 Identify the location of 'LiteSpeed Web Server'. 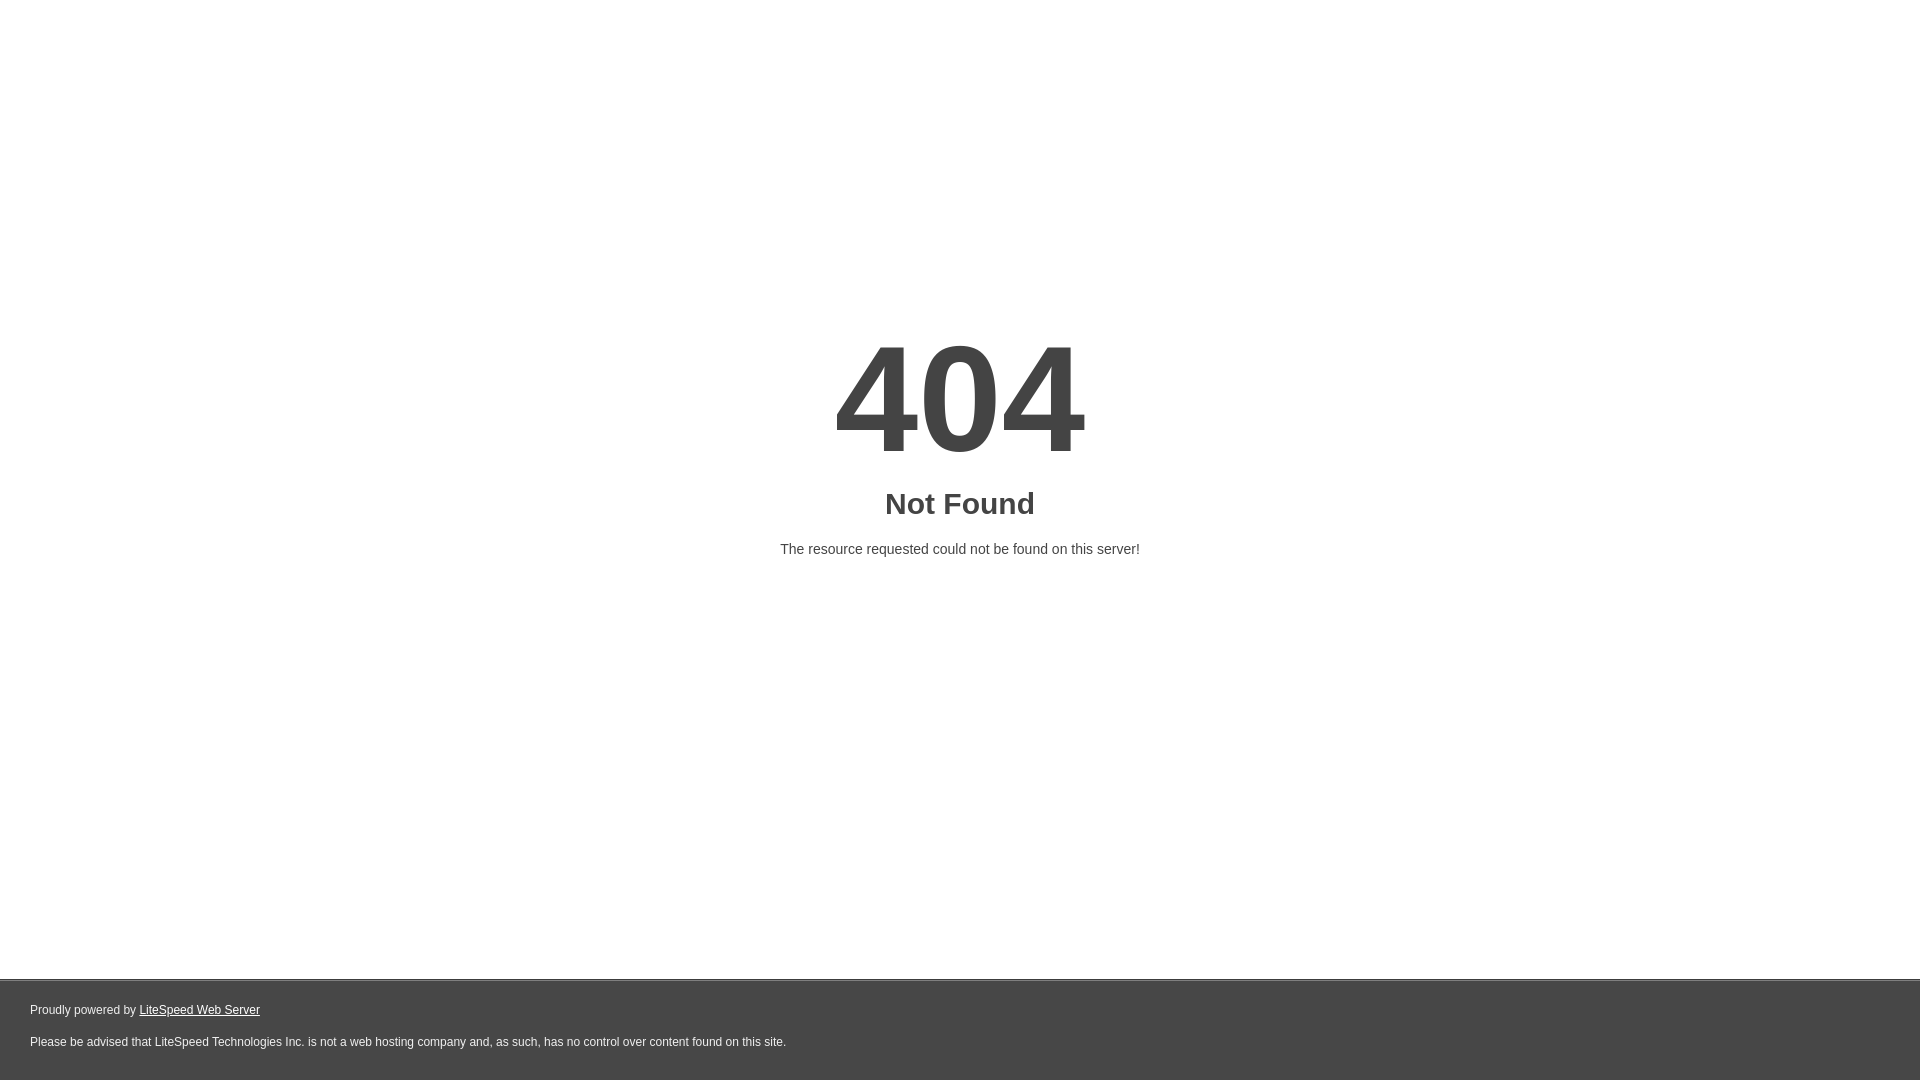
(199, 1010).